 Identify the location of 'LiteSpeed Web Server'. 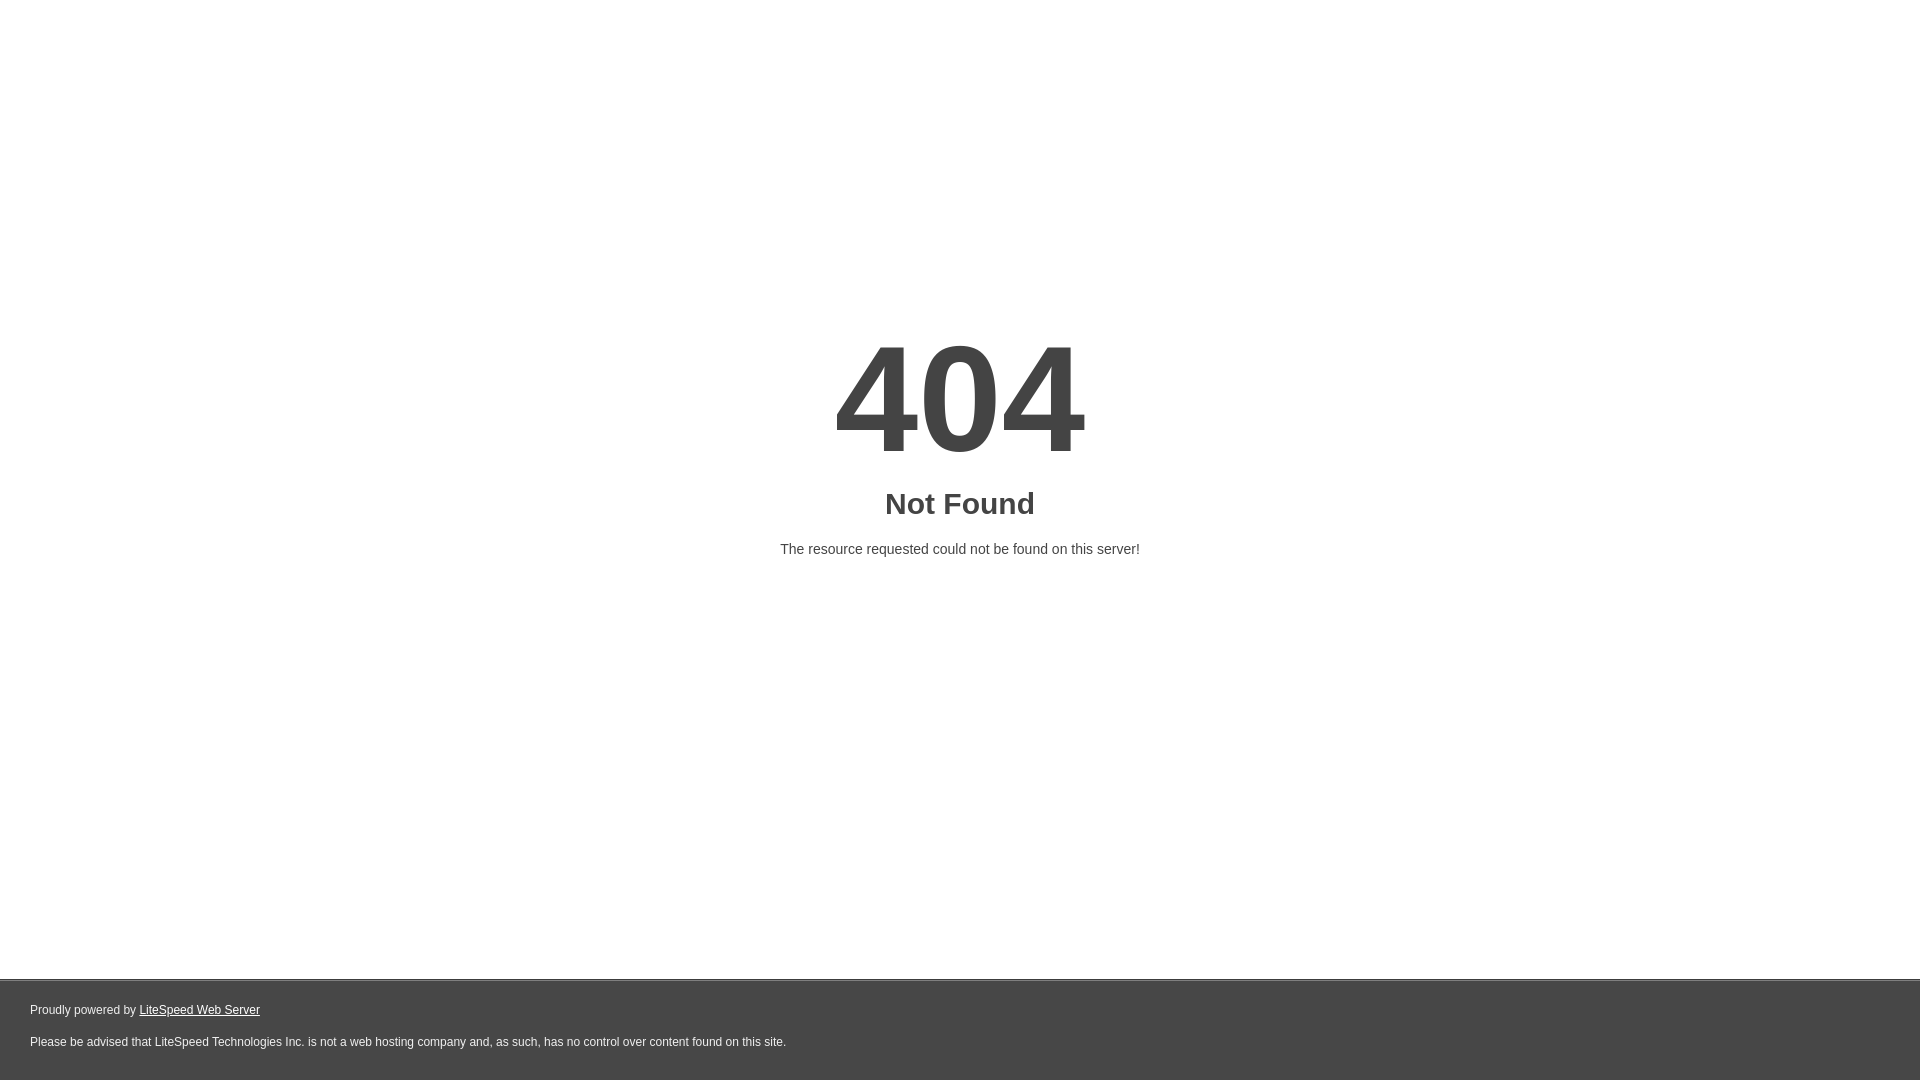
(199, 1010).